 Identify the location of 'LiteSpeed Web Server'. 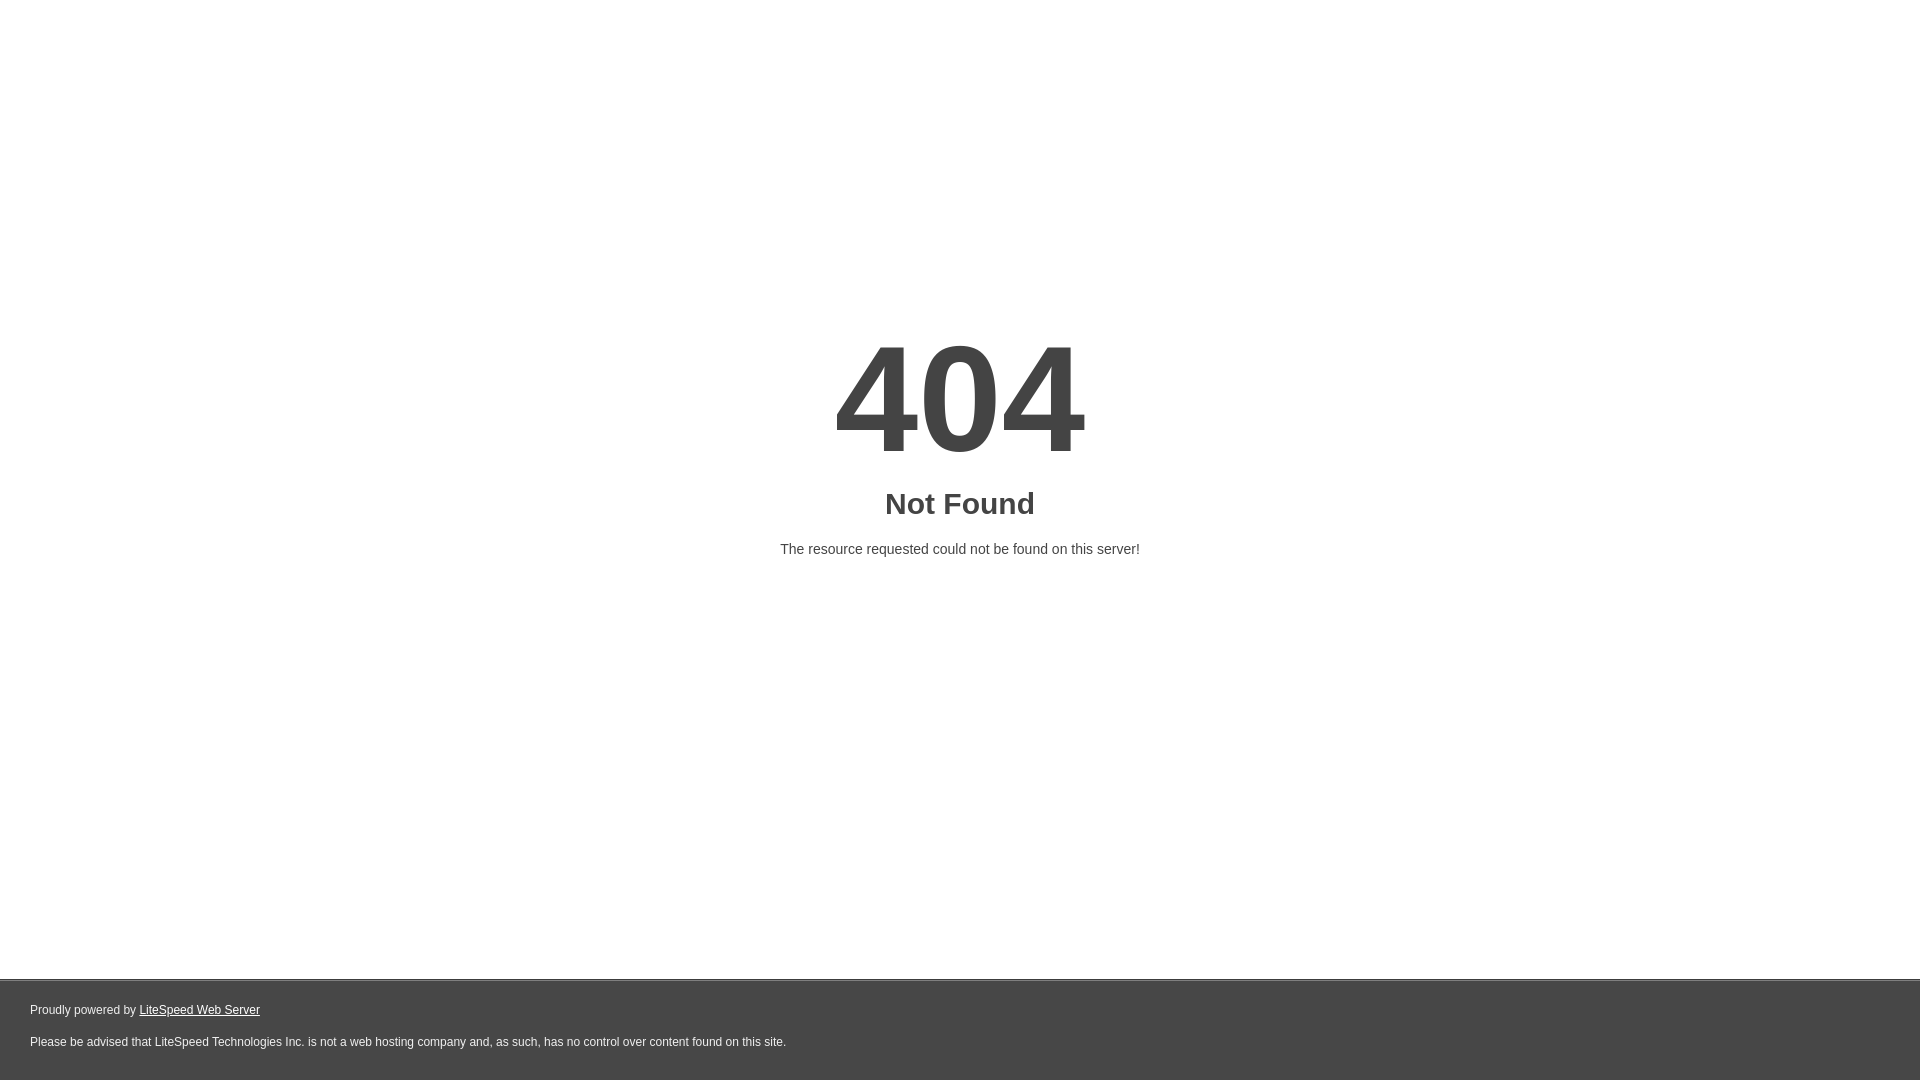
(199, 1010).